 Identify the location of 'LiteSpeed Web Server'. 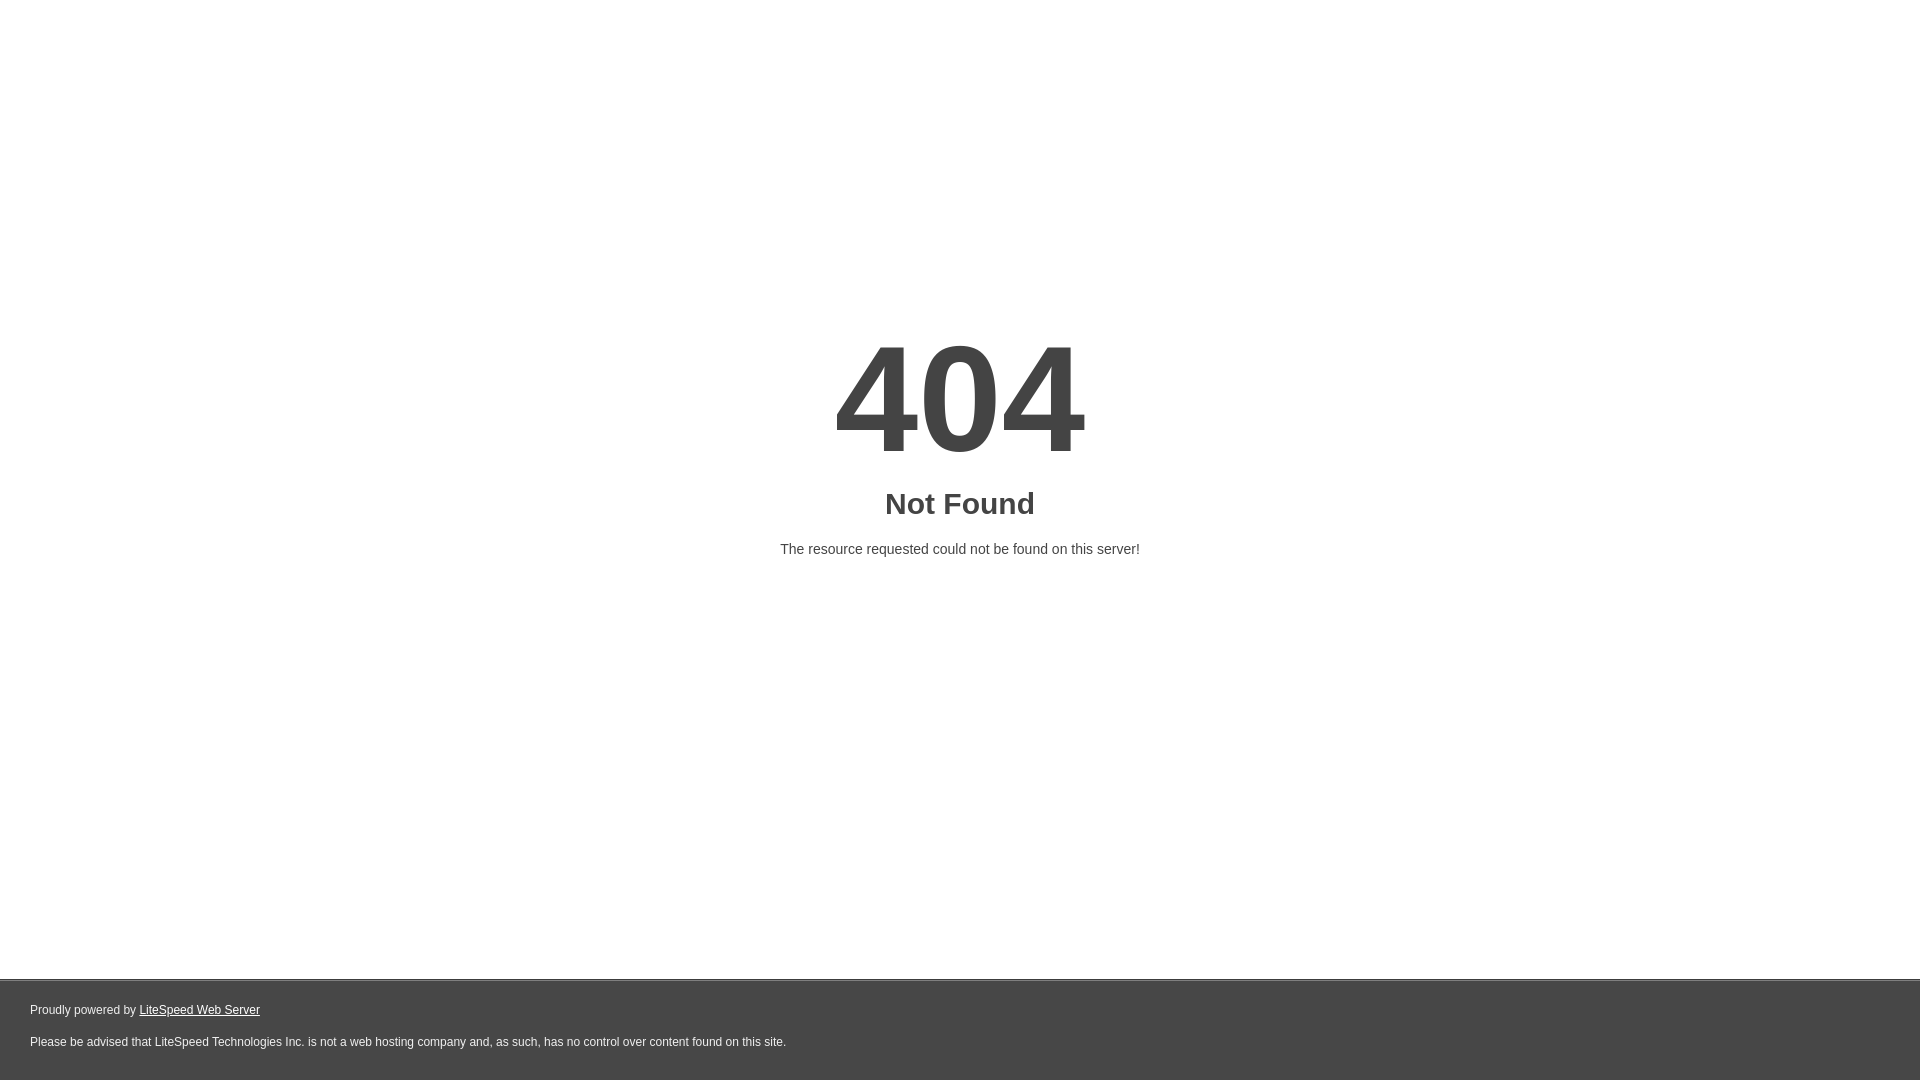
(199, 1010).